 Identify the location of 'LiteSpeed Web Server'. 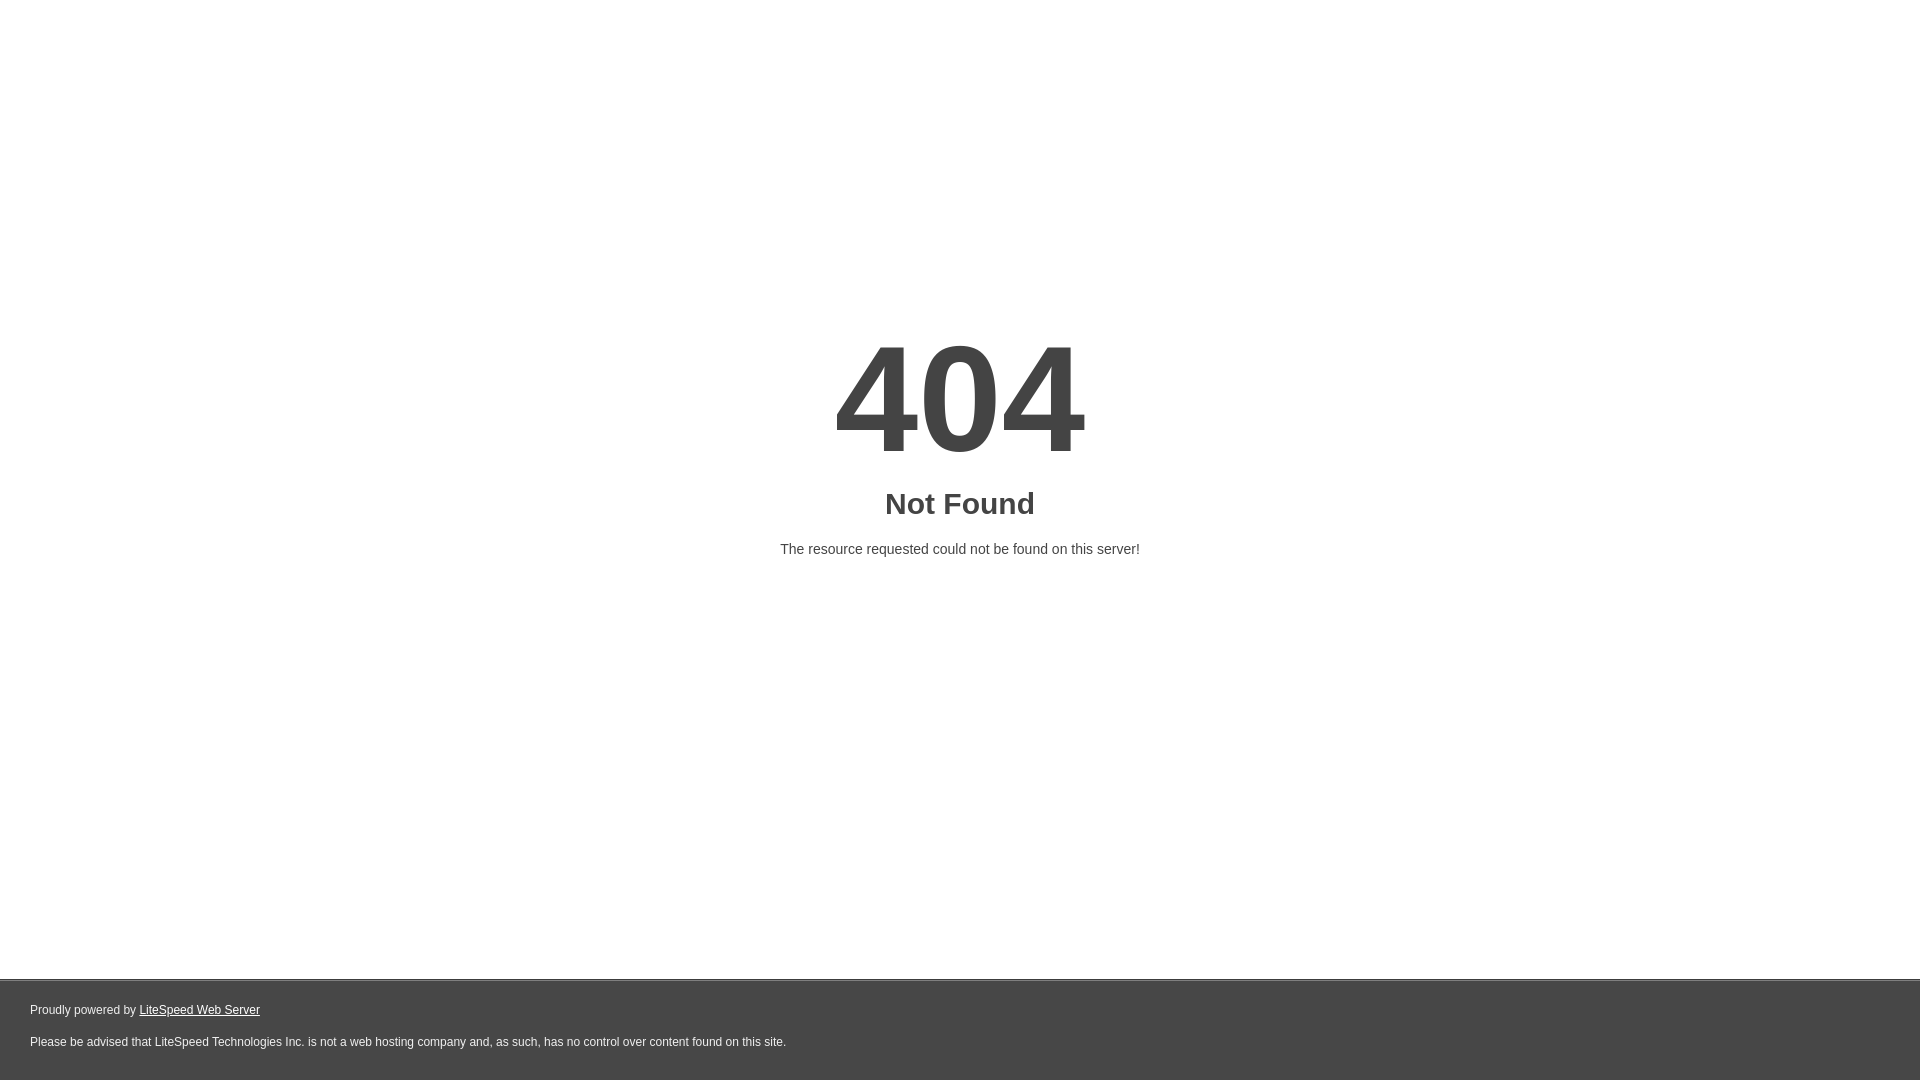
(199, 1010).